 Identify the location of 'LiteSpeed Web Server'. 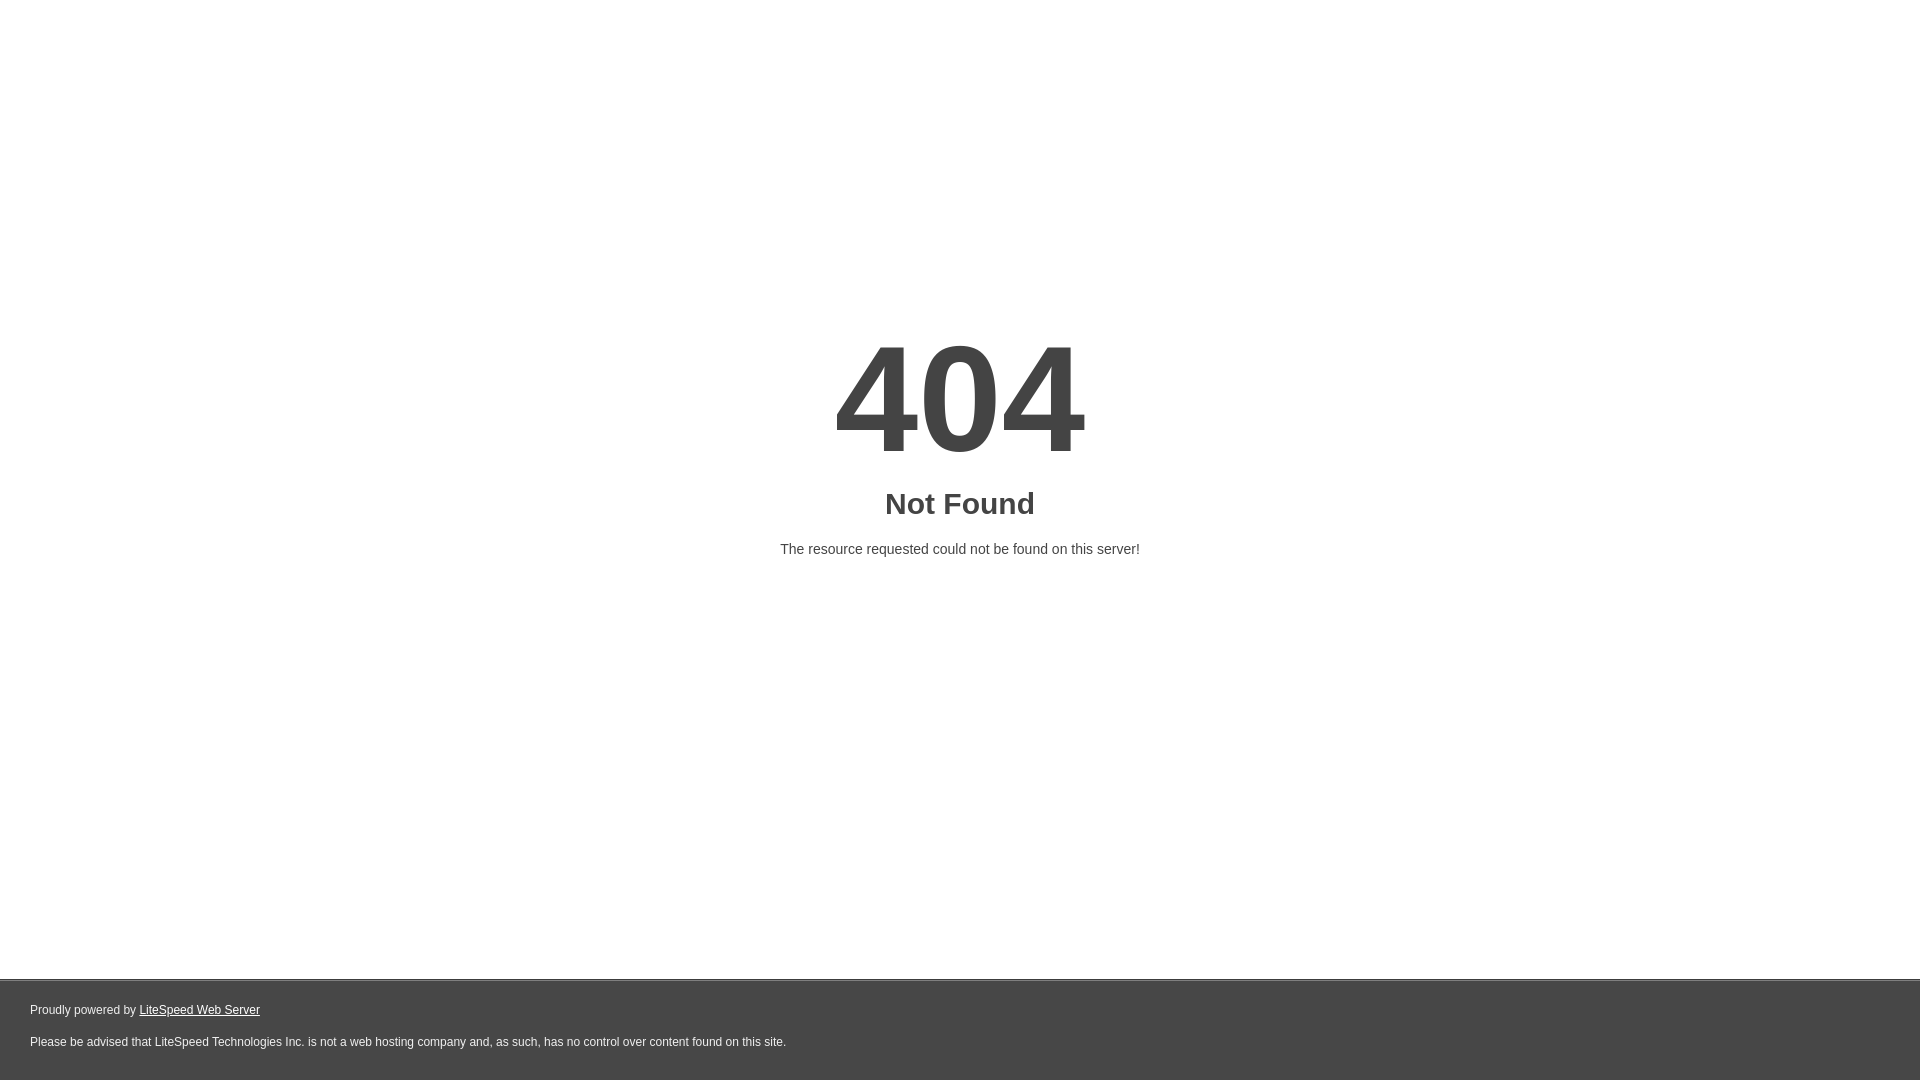
(199, 1010).